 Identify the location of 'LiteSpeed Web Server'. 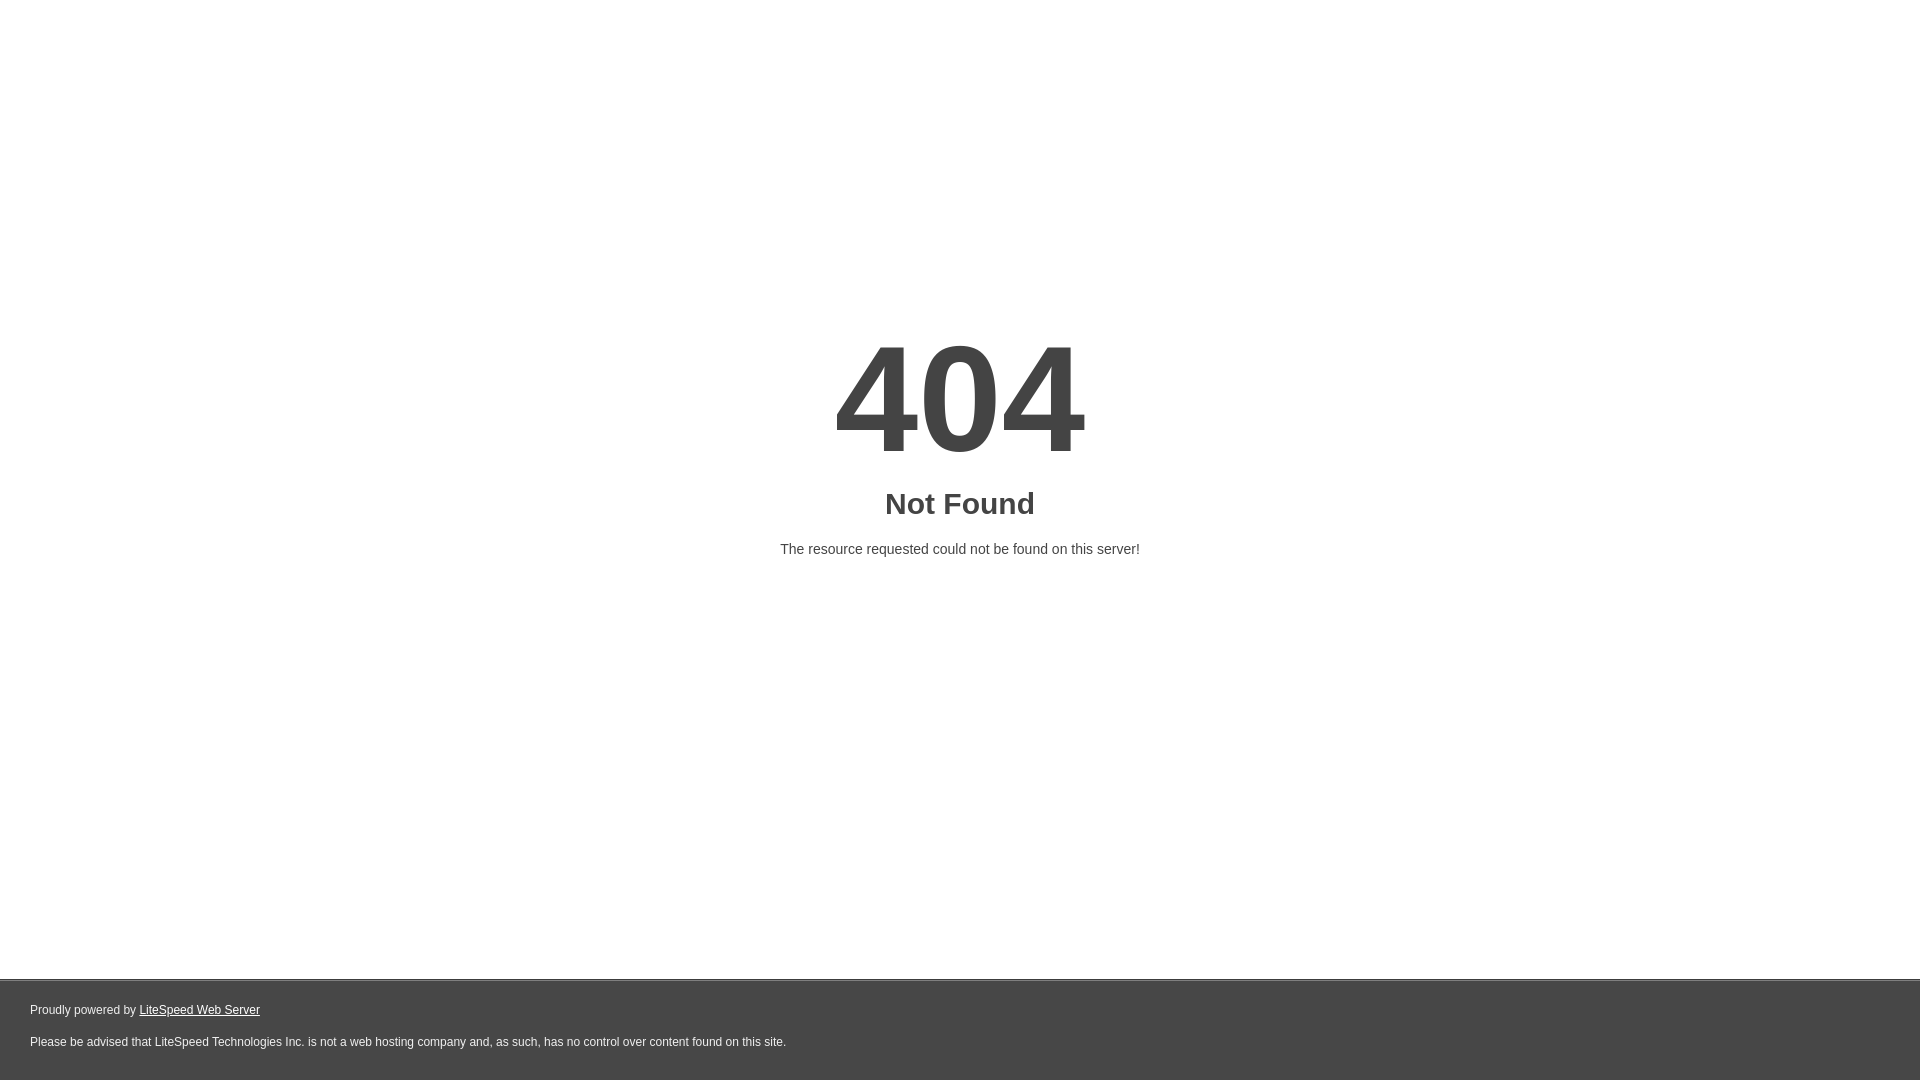
(199, 1010).